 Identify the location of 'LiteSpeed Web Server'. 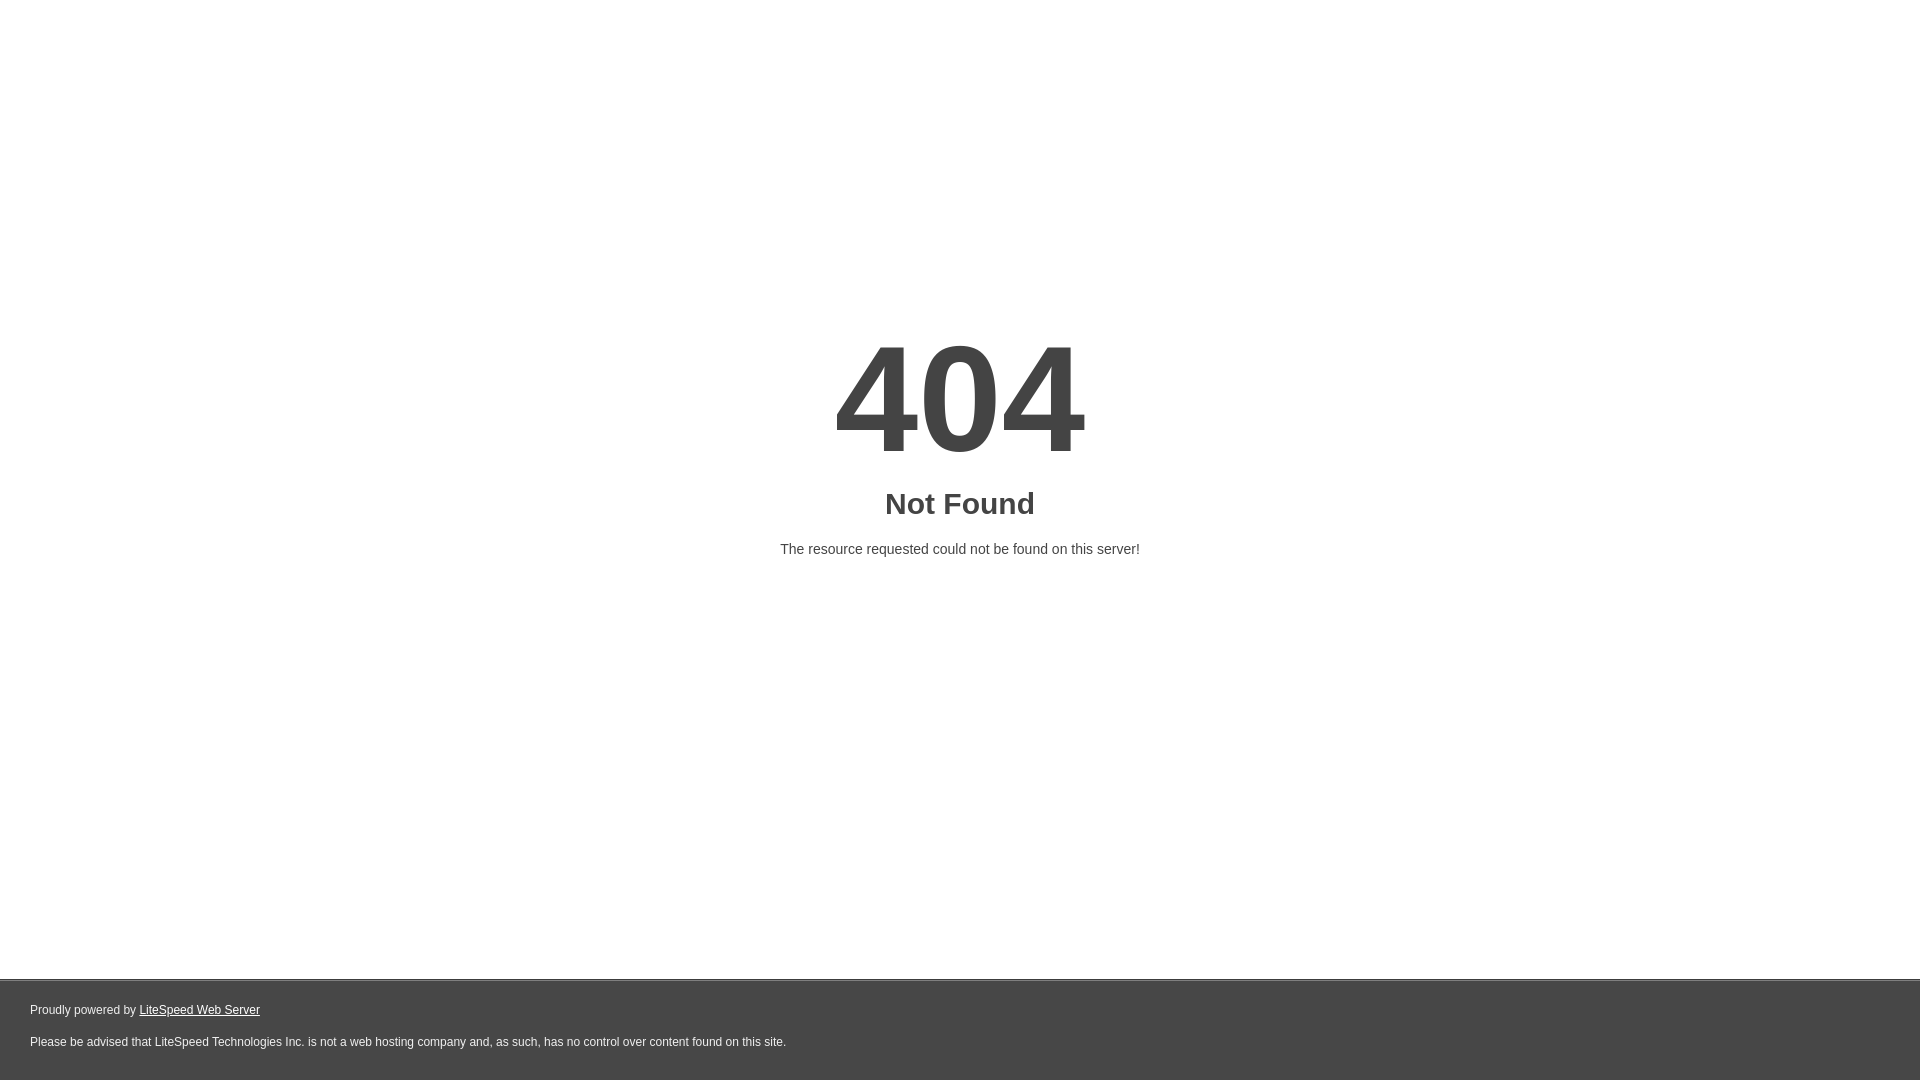
(199, 1010).